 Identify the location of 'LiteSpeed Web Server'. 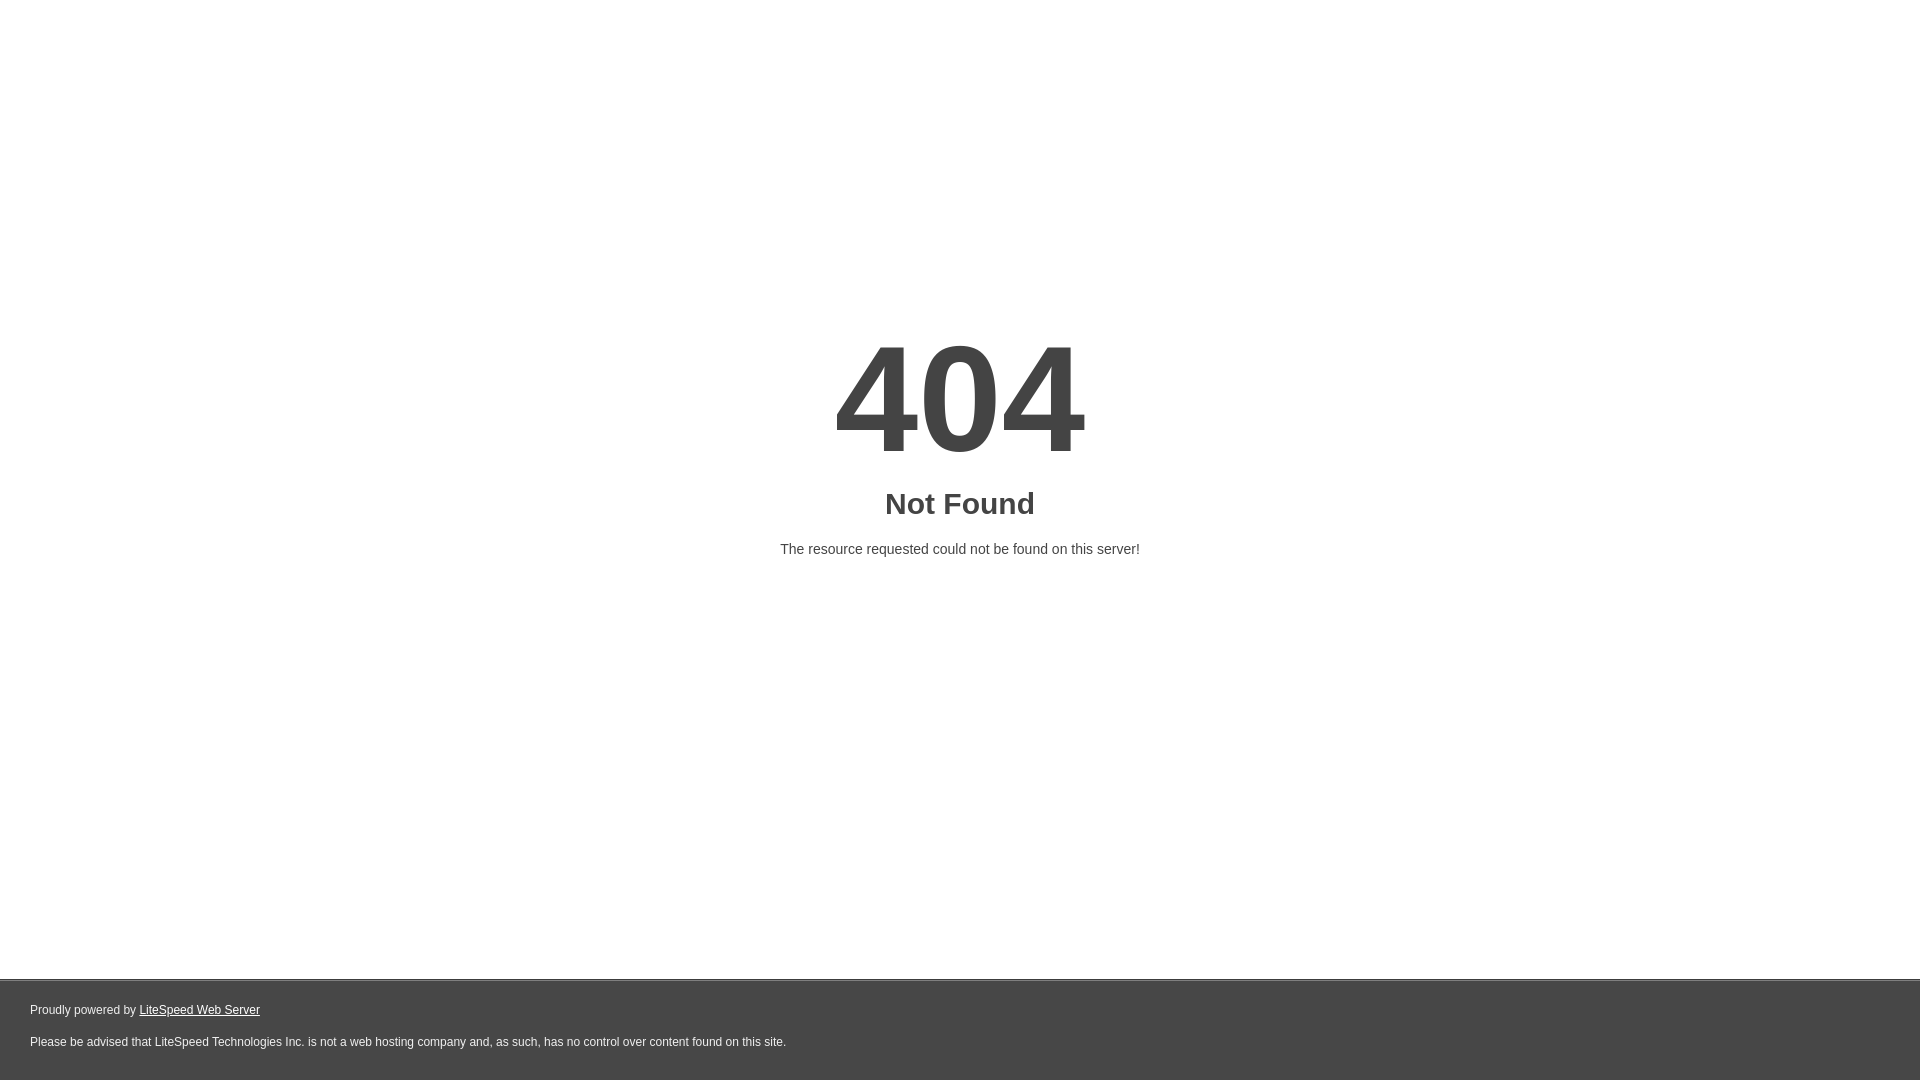
(199, 1010).